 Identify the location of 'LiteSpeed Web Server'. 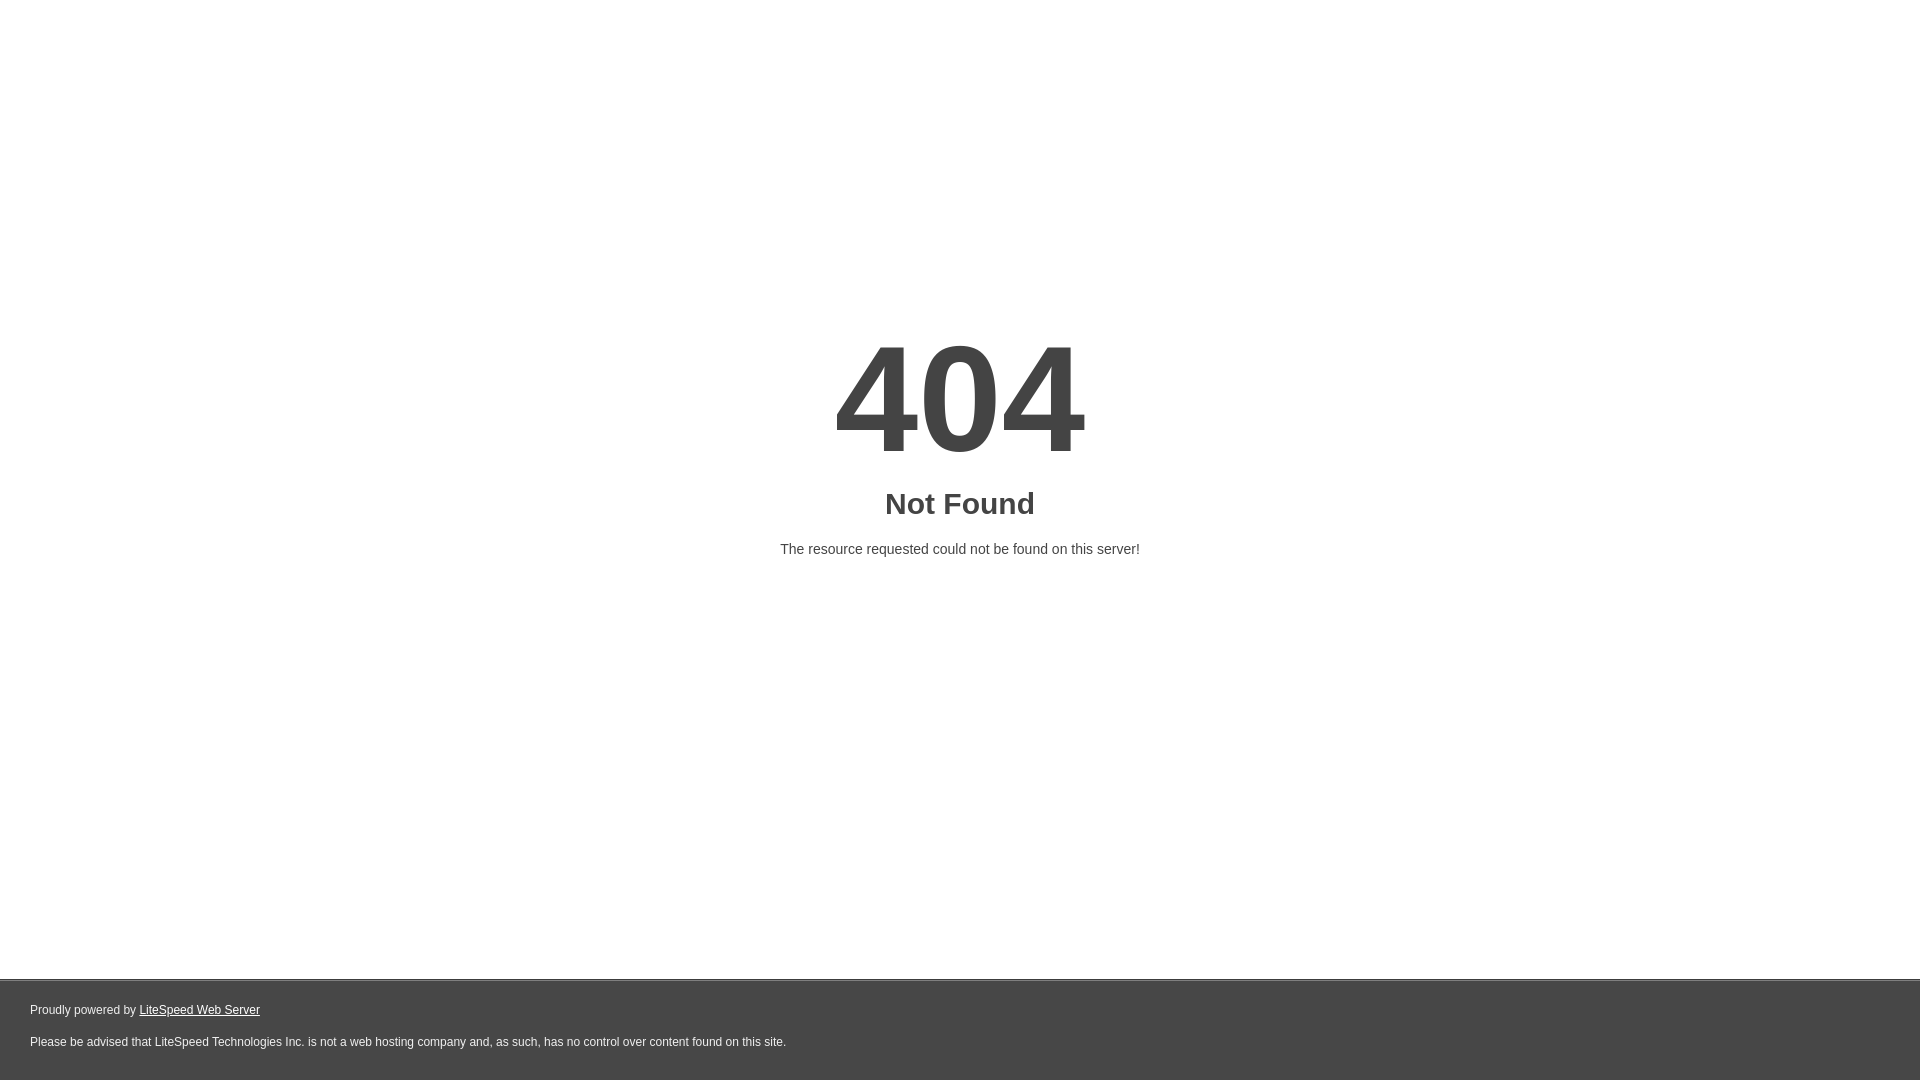
(199, 1010).